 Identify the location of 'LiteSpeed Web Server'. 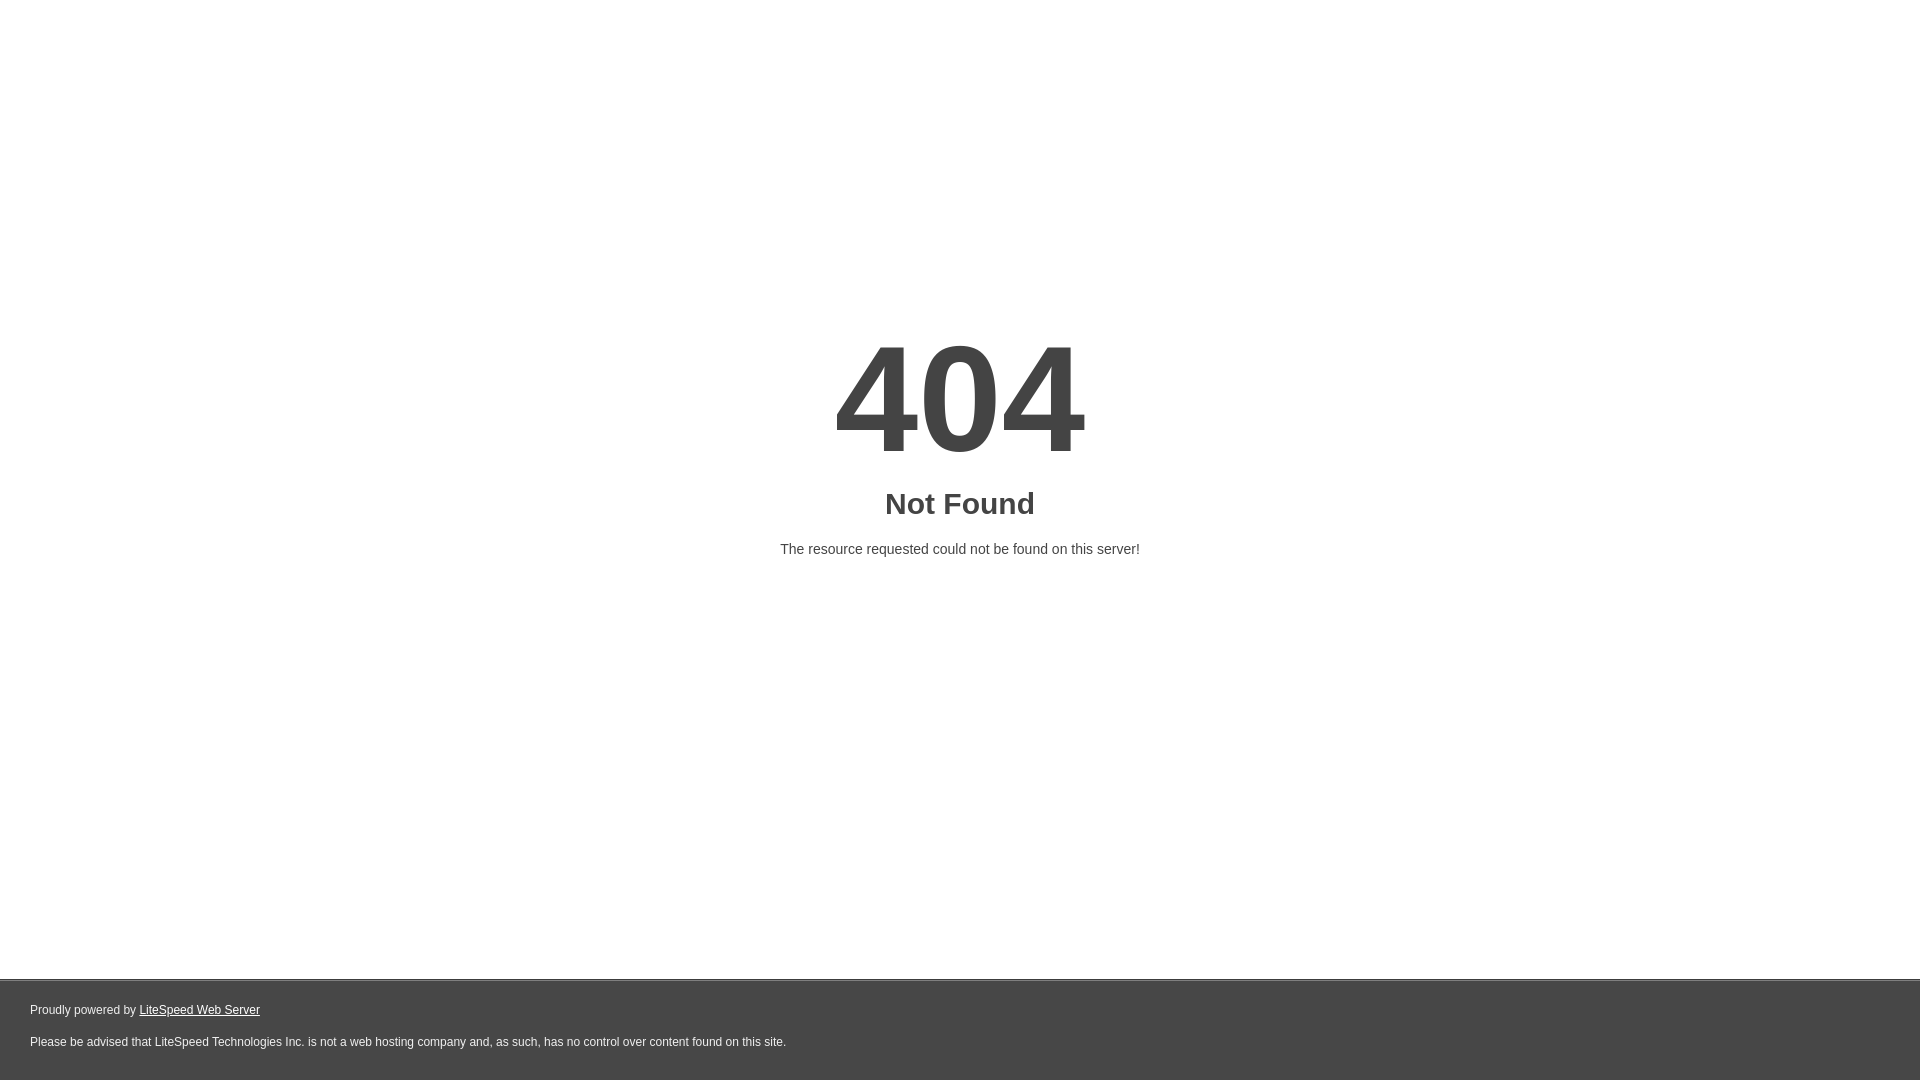
(199, 1010).